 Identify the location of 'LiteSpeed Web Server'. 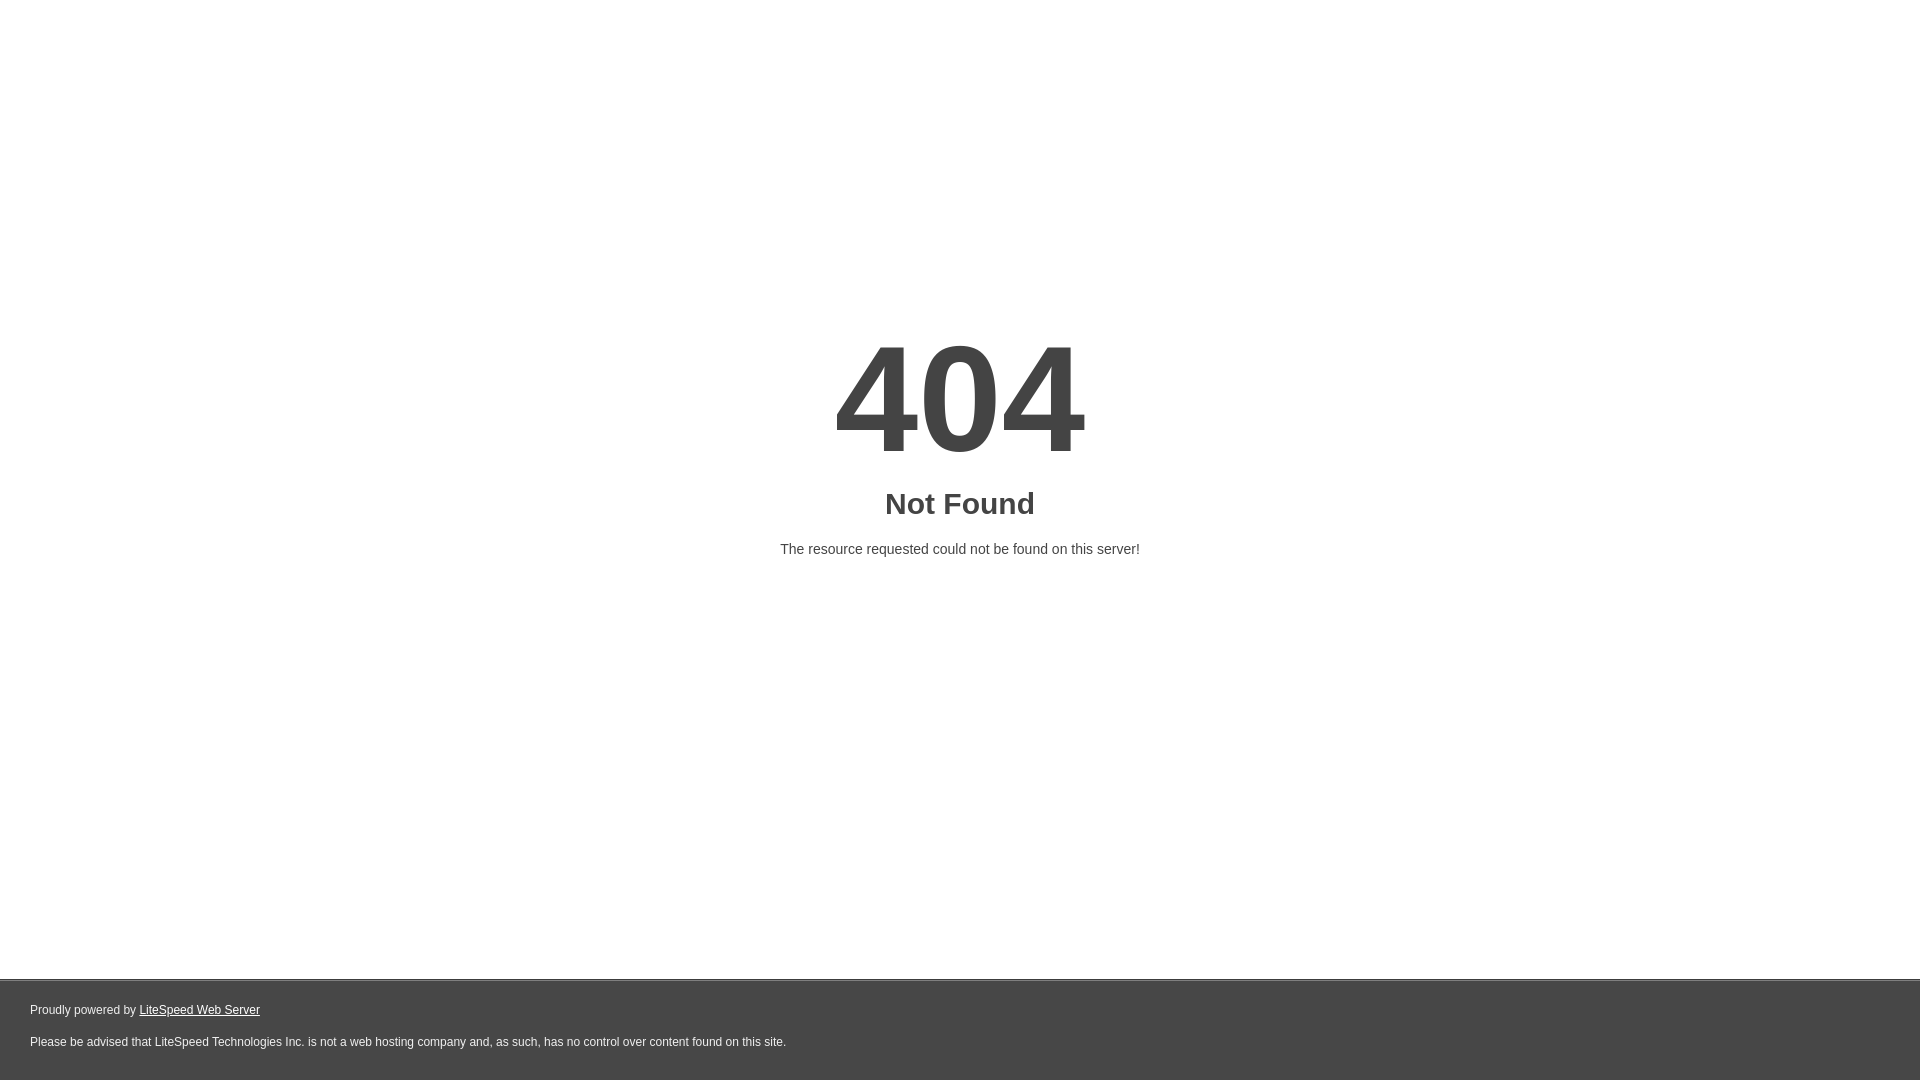
(199, 1010).